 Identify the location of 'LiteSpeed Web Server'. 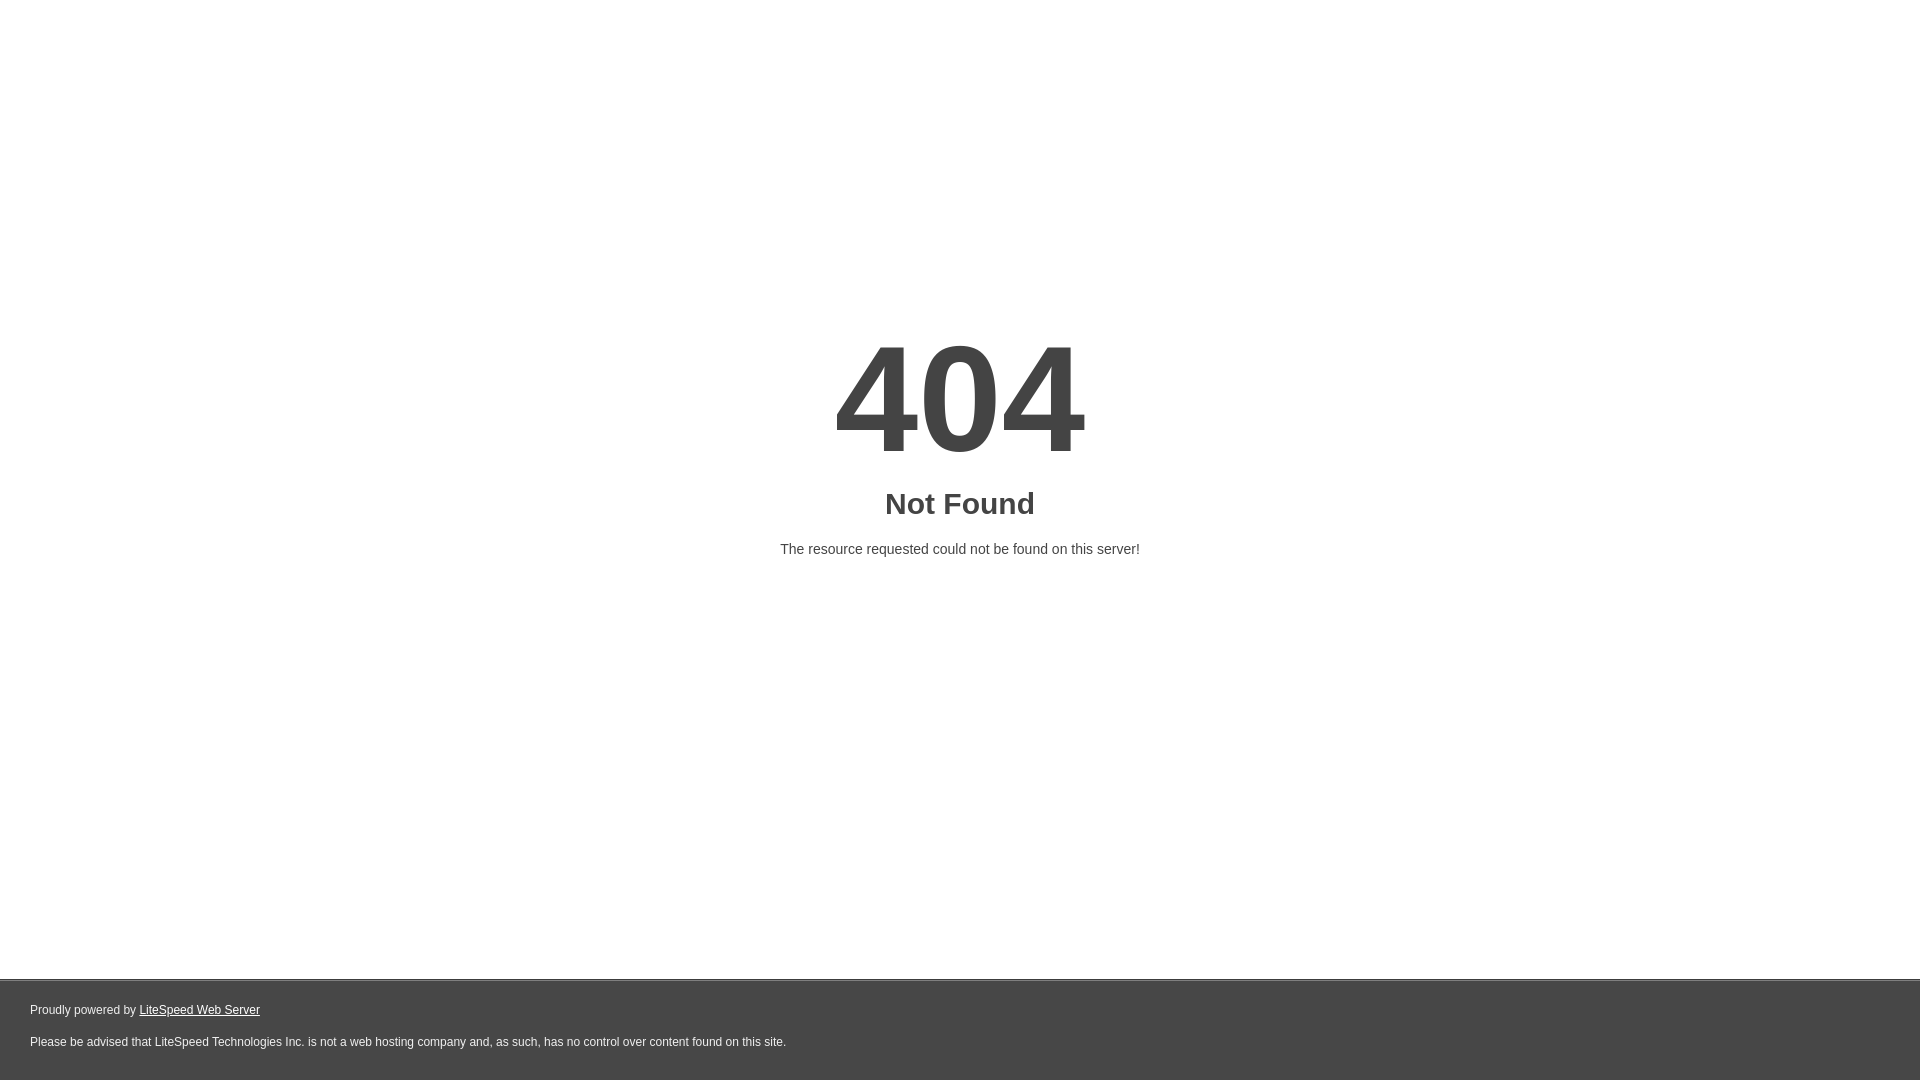
(199, 1010).